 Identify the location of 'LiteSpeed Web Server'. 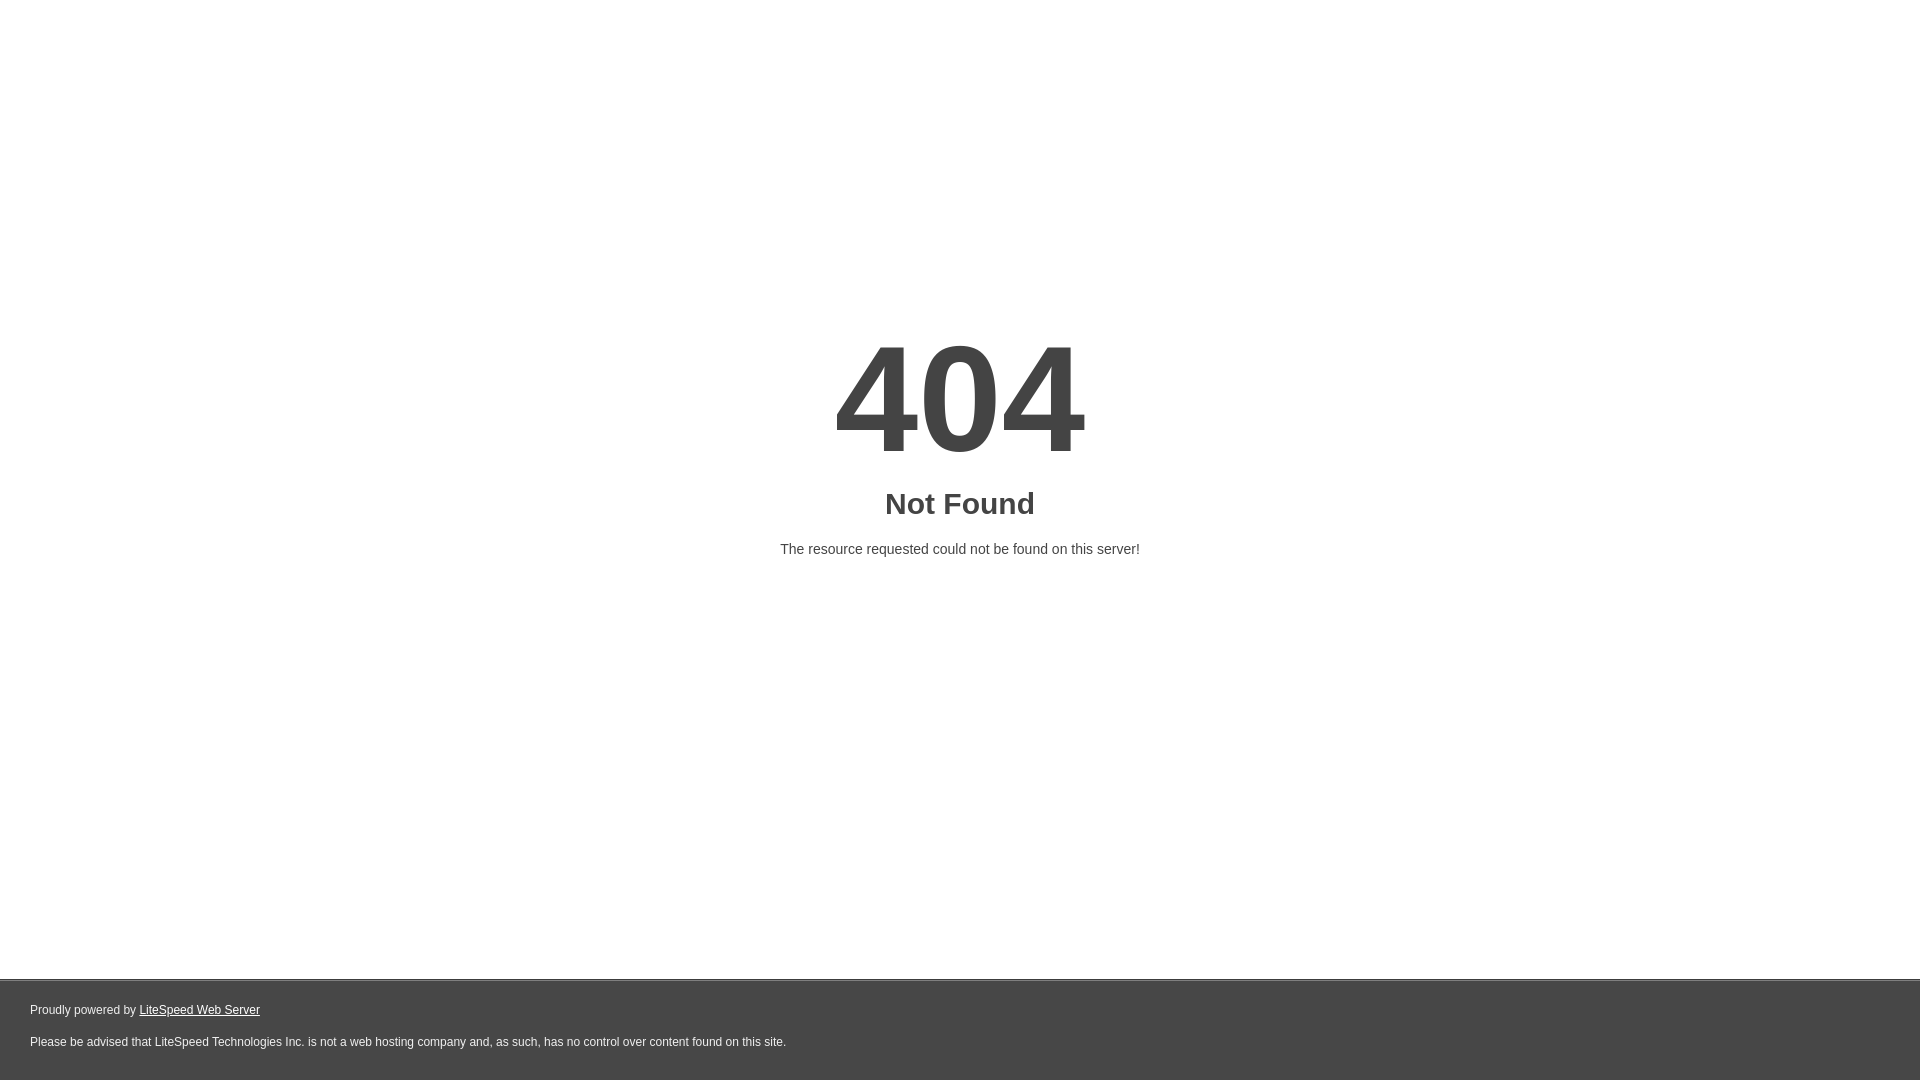
(199, 1010).